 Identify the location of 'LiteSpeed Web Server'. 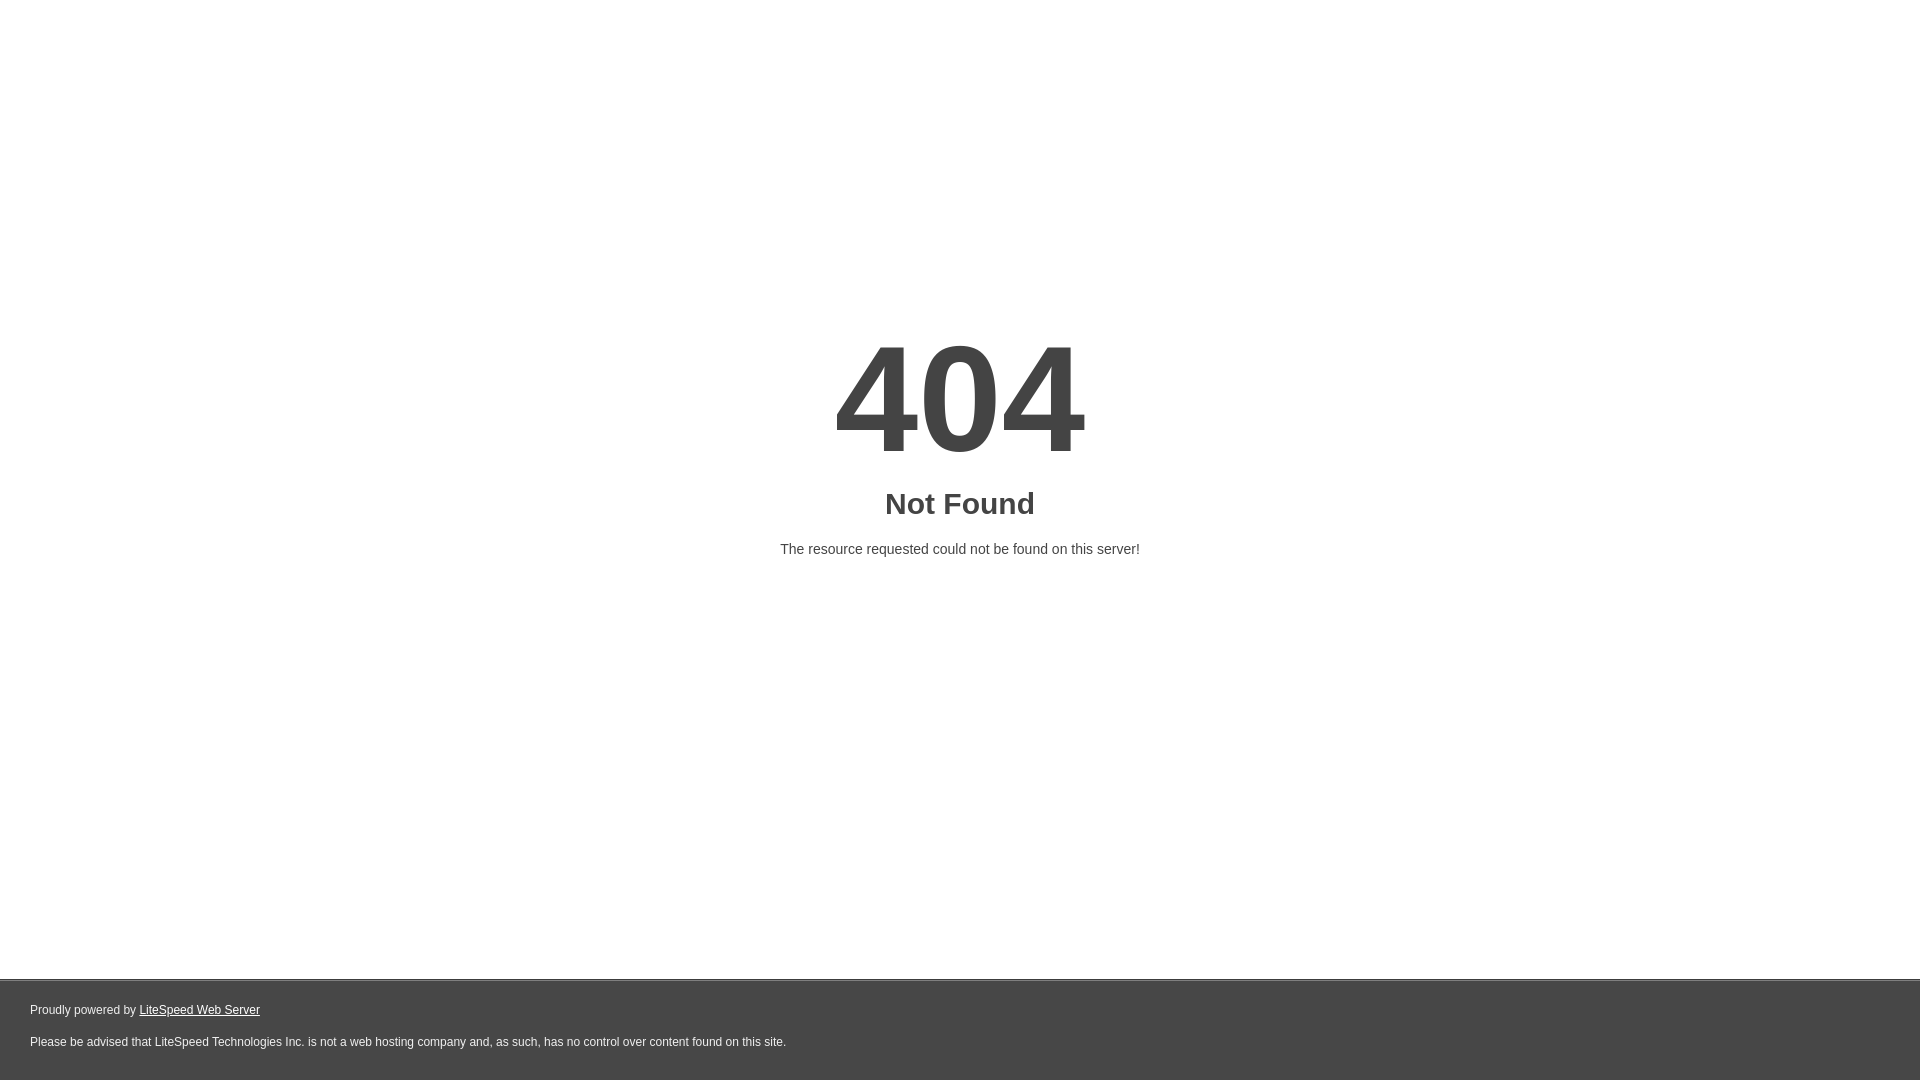
(199, 1010).